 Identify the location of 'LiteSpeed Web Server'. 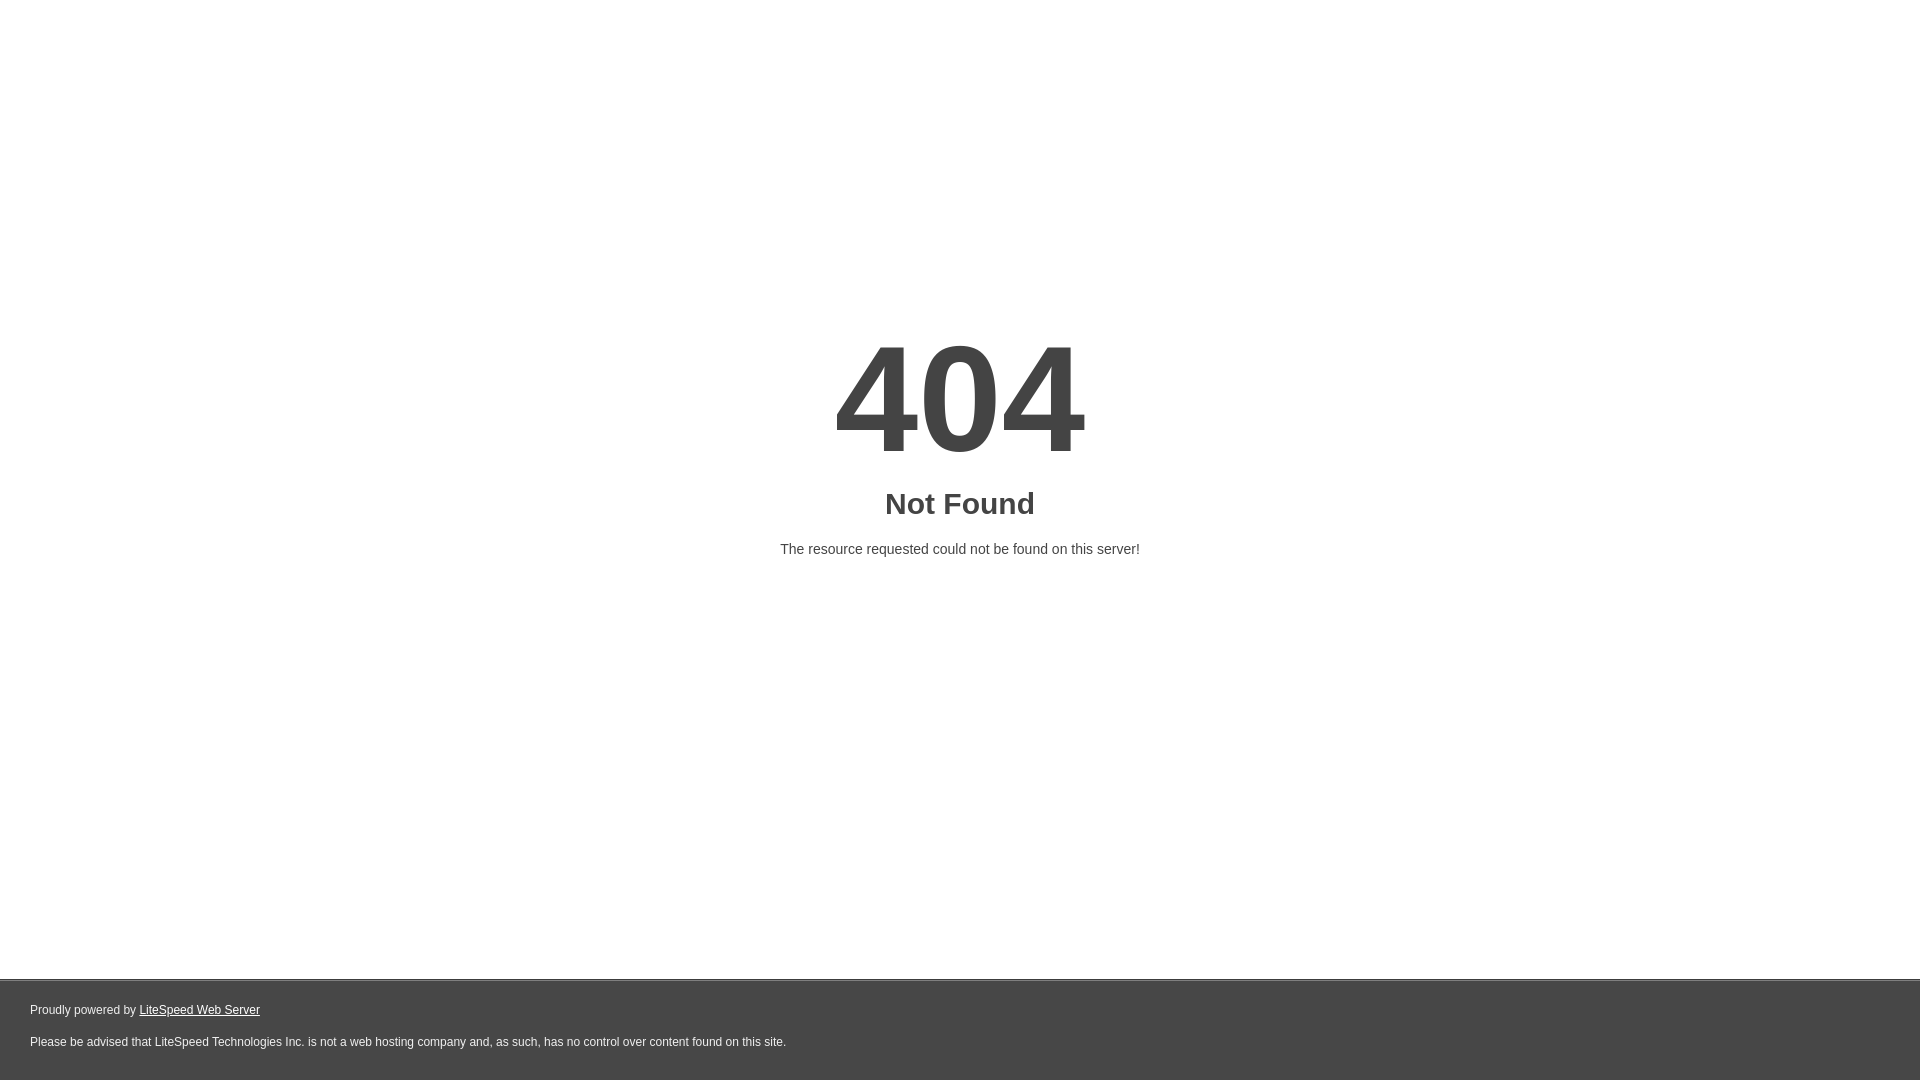
(199, 1010).